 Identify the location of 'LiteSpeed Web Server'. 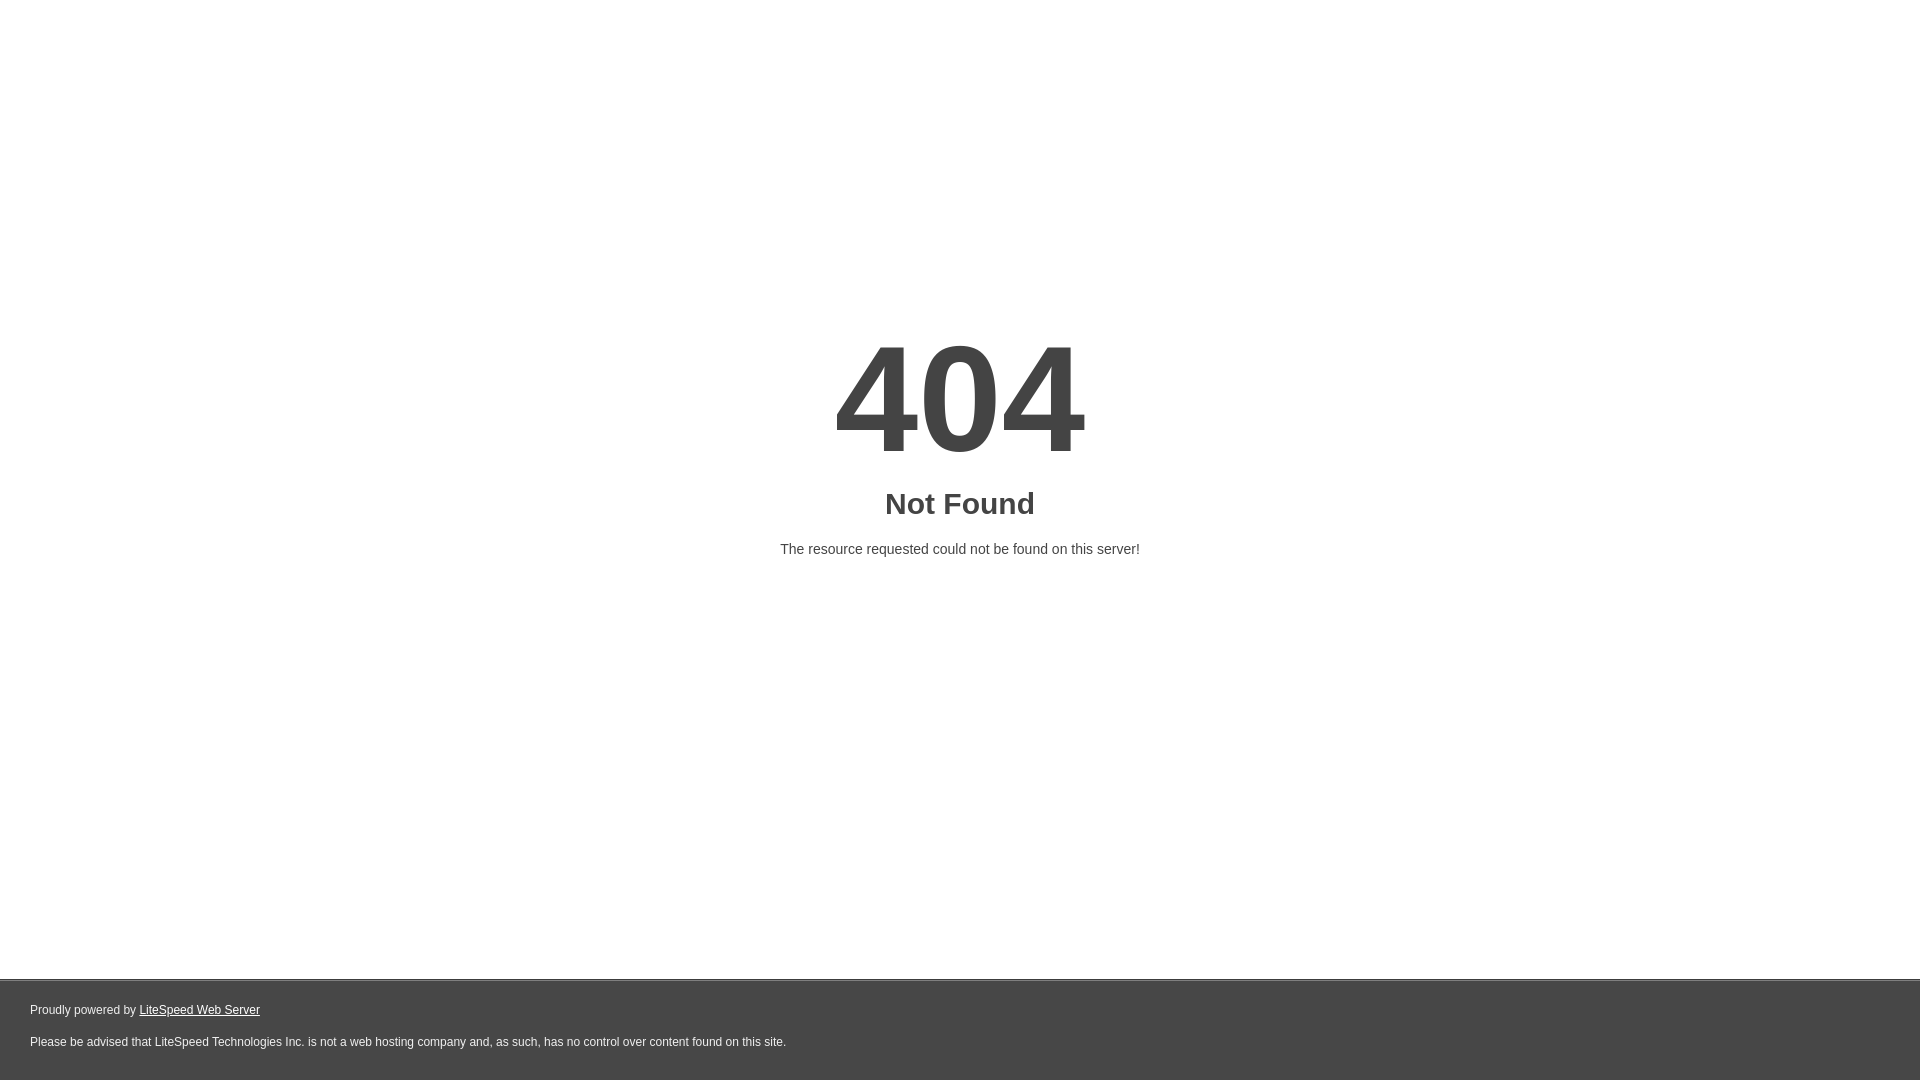
(199, 1010).